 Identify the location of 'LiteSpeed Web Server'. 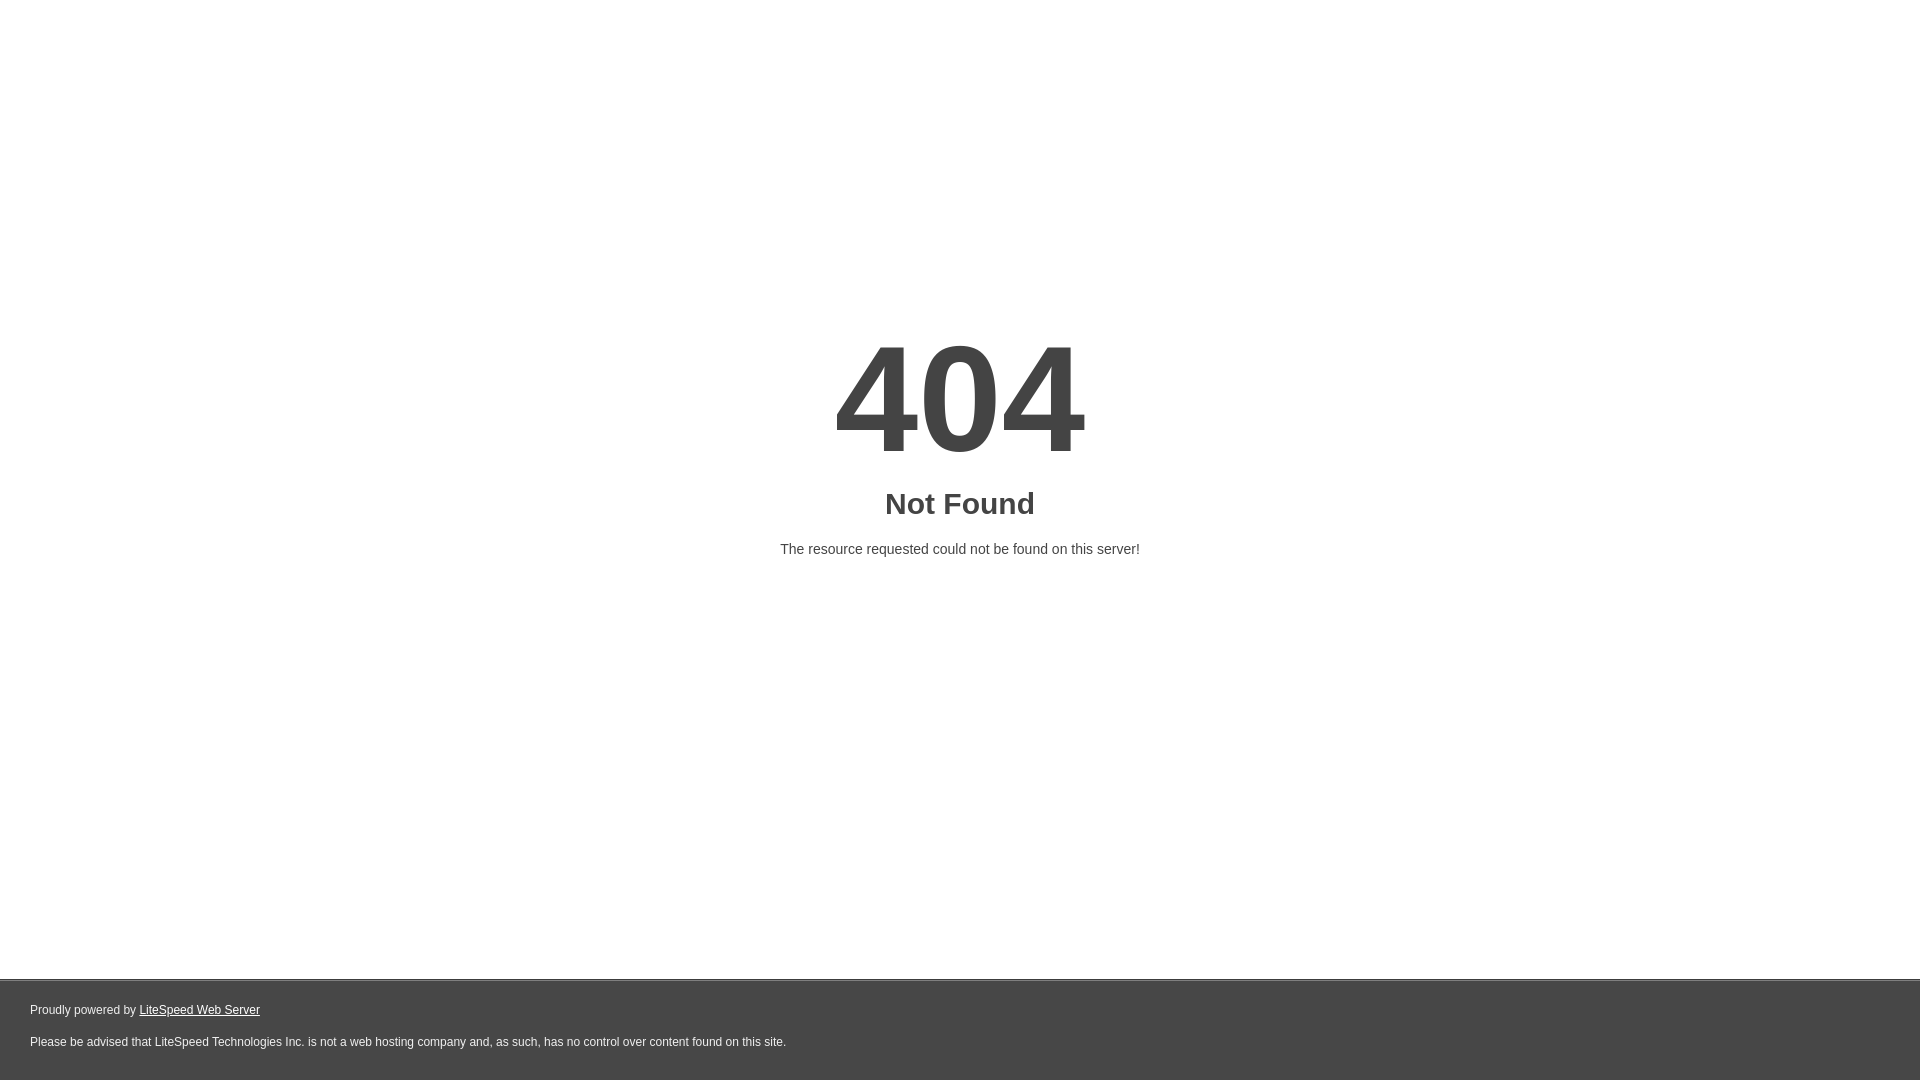
(199, 1010).